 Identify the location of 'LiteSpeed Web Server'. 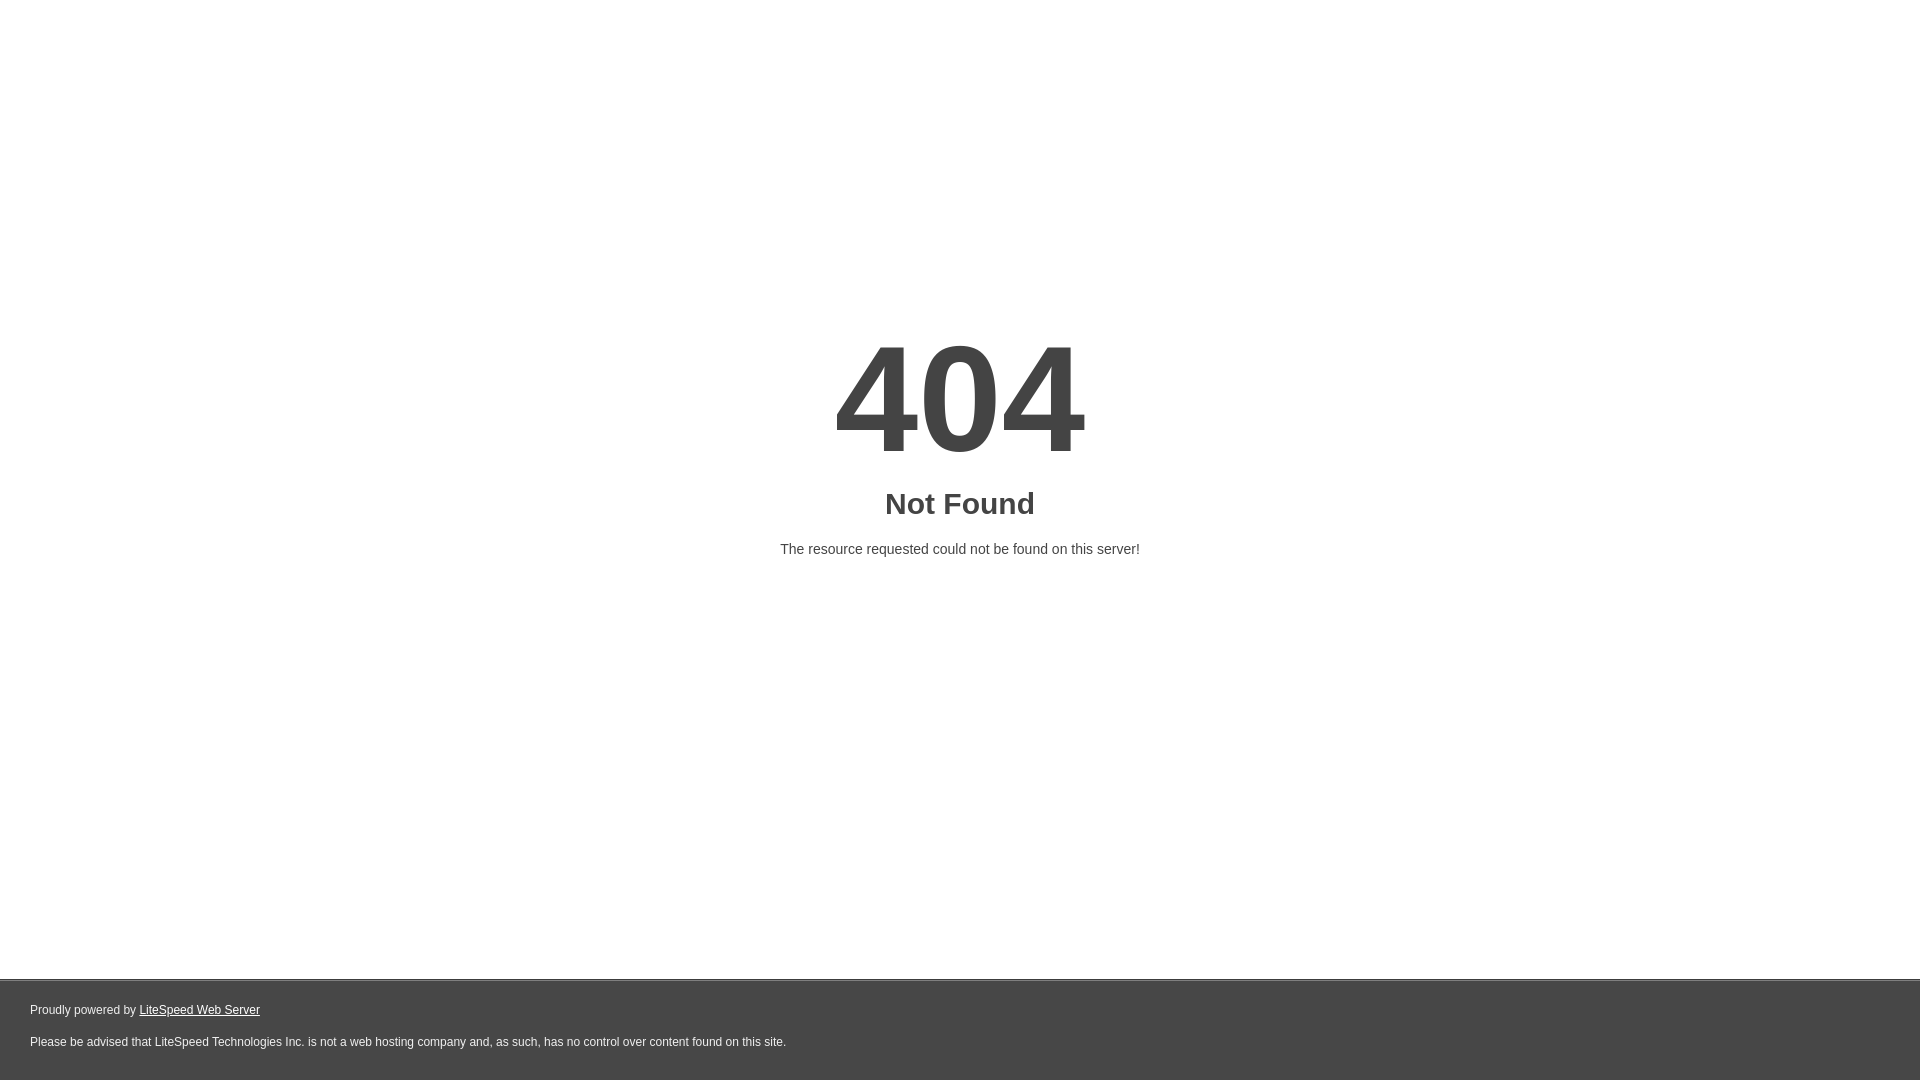
(199, 1010).